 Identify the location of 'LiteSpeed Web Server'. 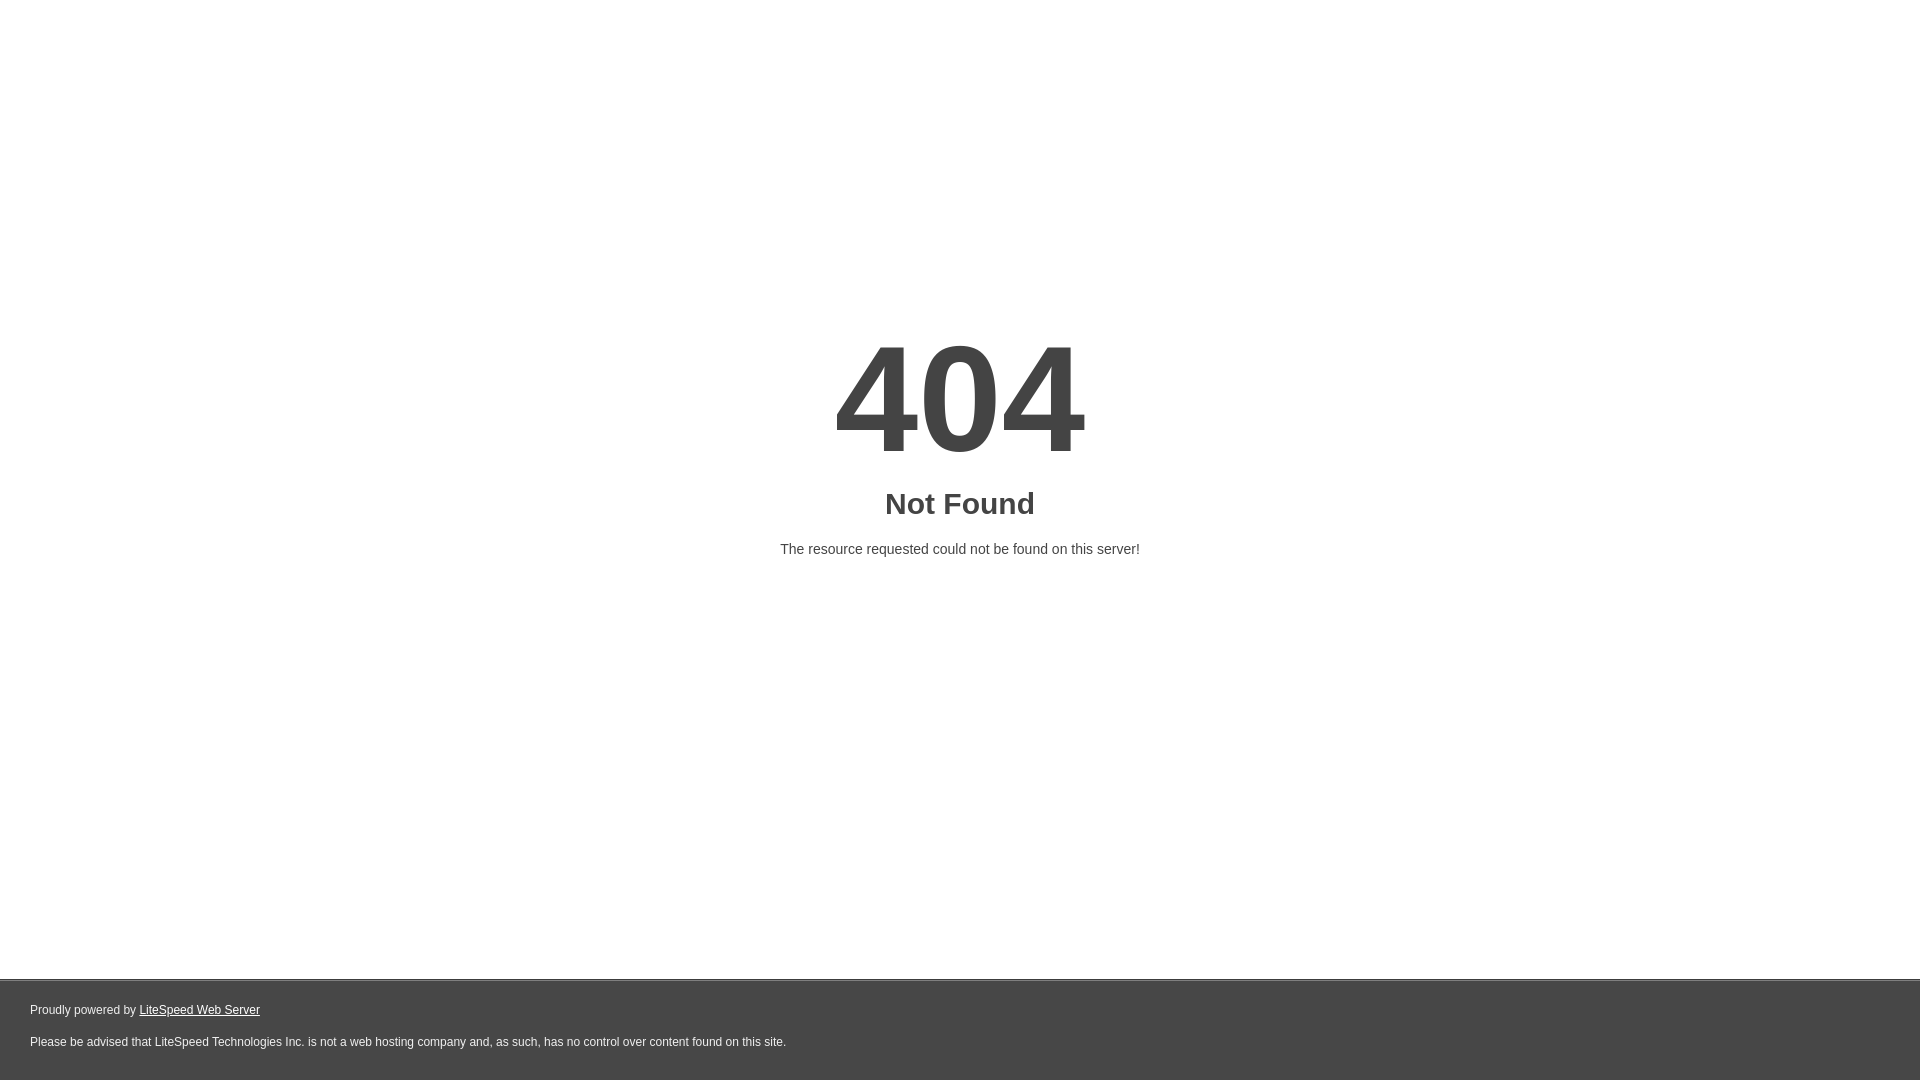
(199, 1010).